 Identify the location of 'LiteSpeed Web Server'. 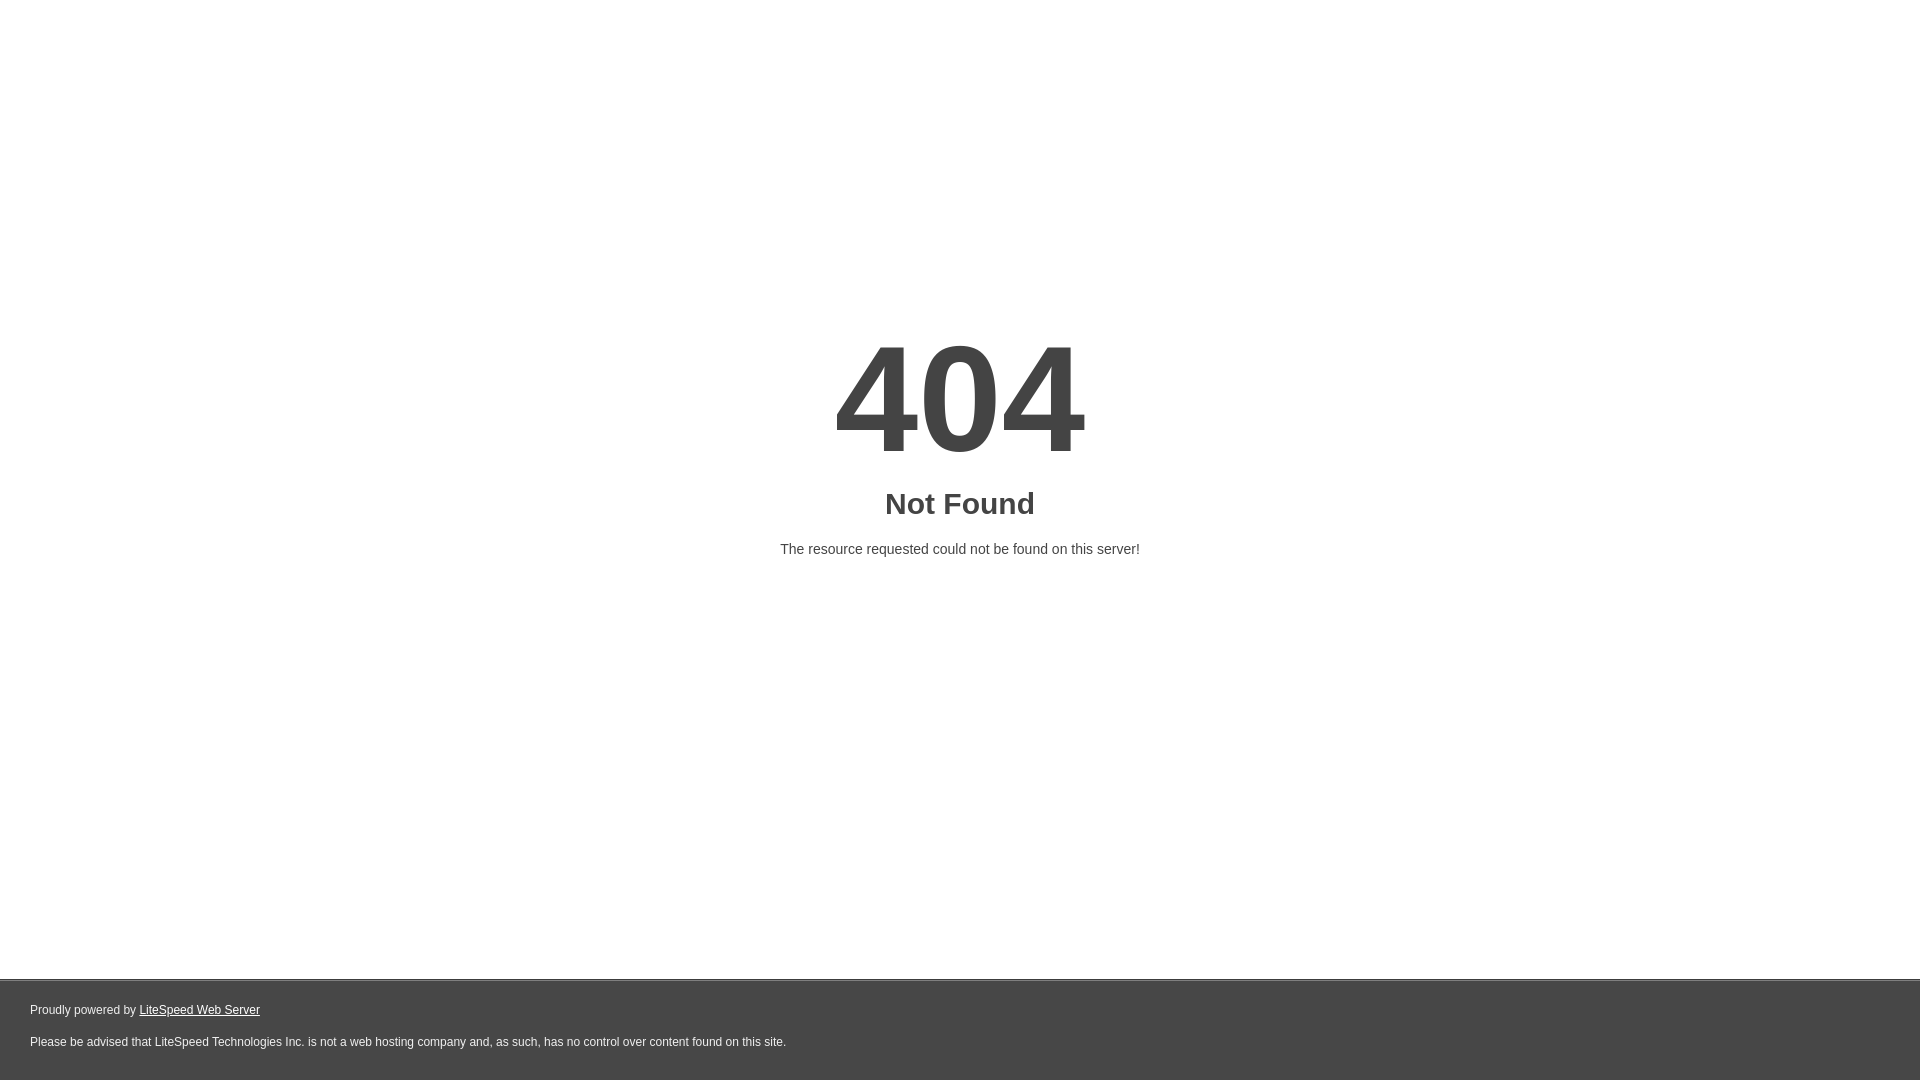
(199, 1010).